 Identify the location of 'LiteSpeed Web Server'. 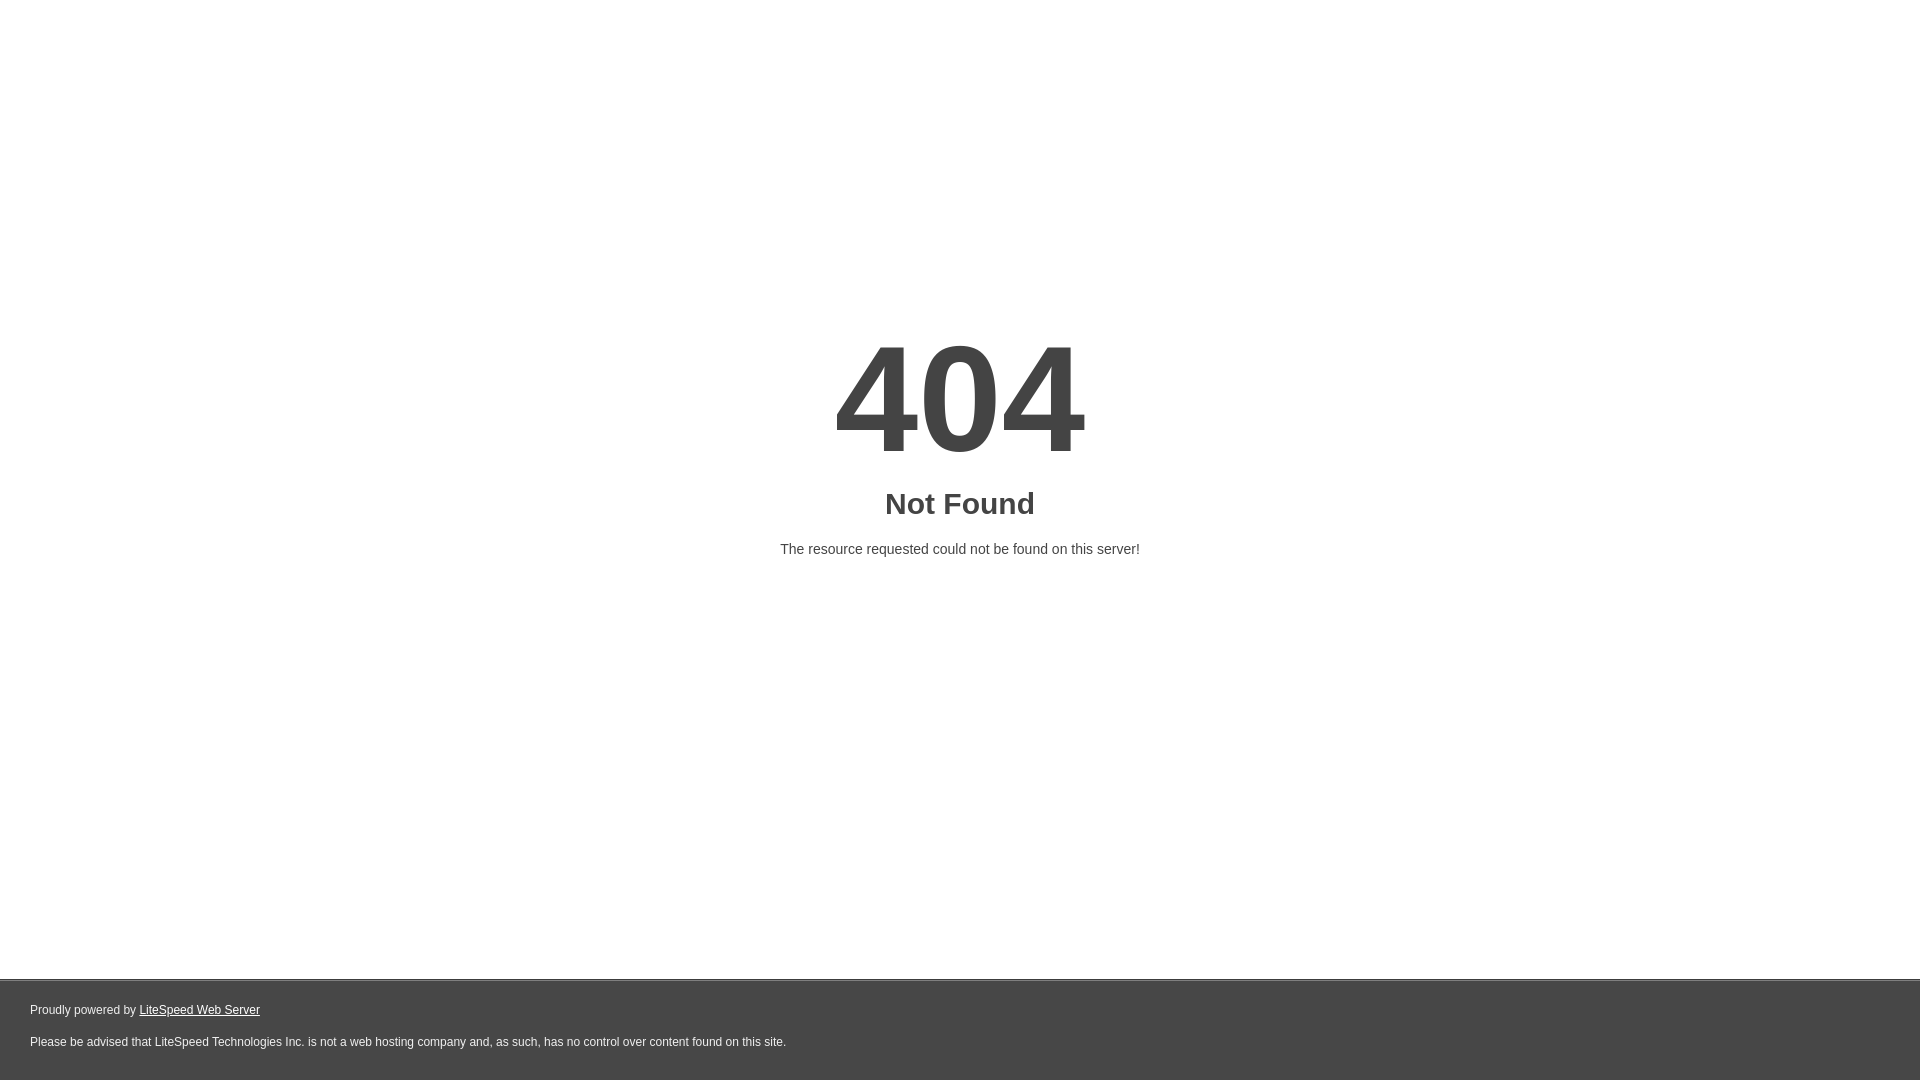
(199, 1010).